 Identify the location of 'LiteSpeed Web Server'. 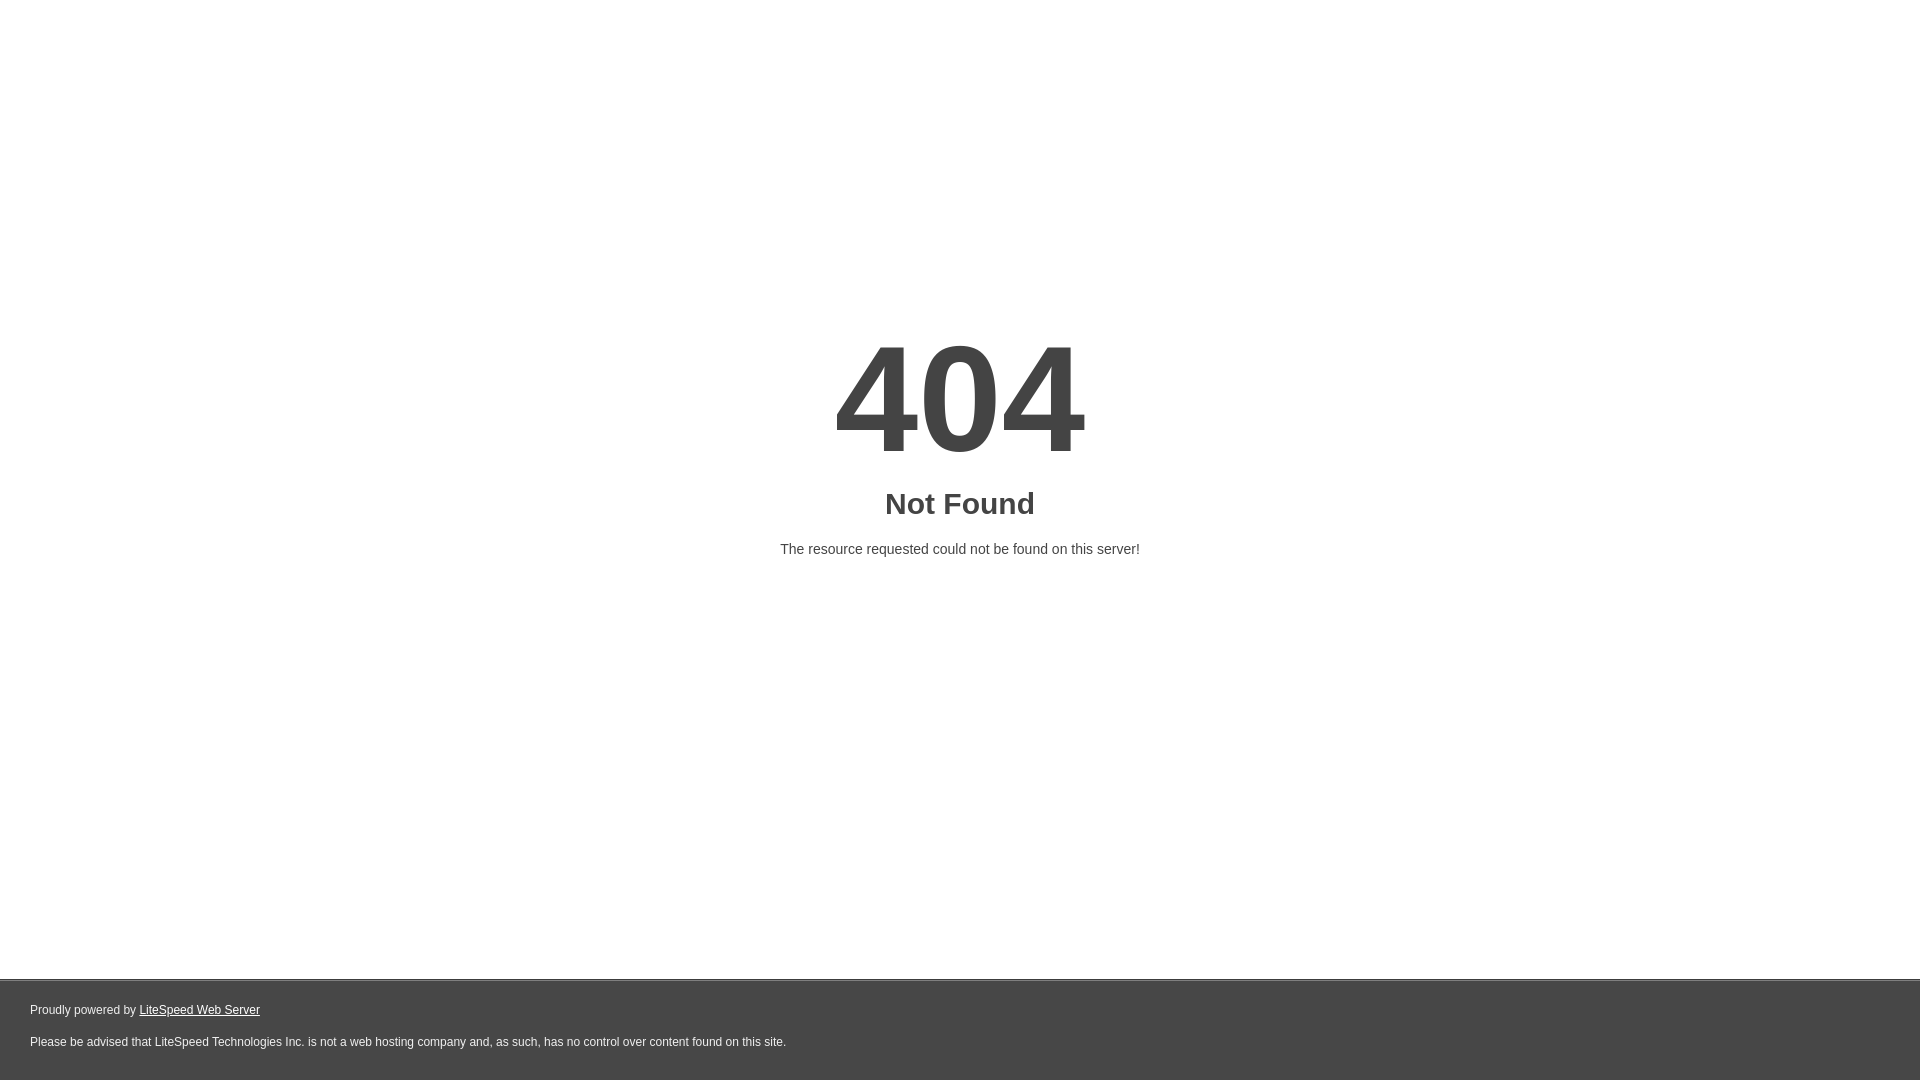
(199, 1010).